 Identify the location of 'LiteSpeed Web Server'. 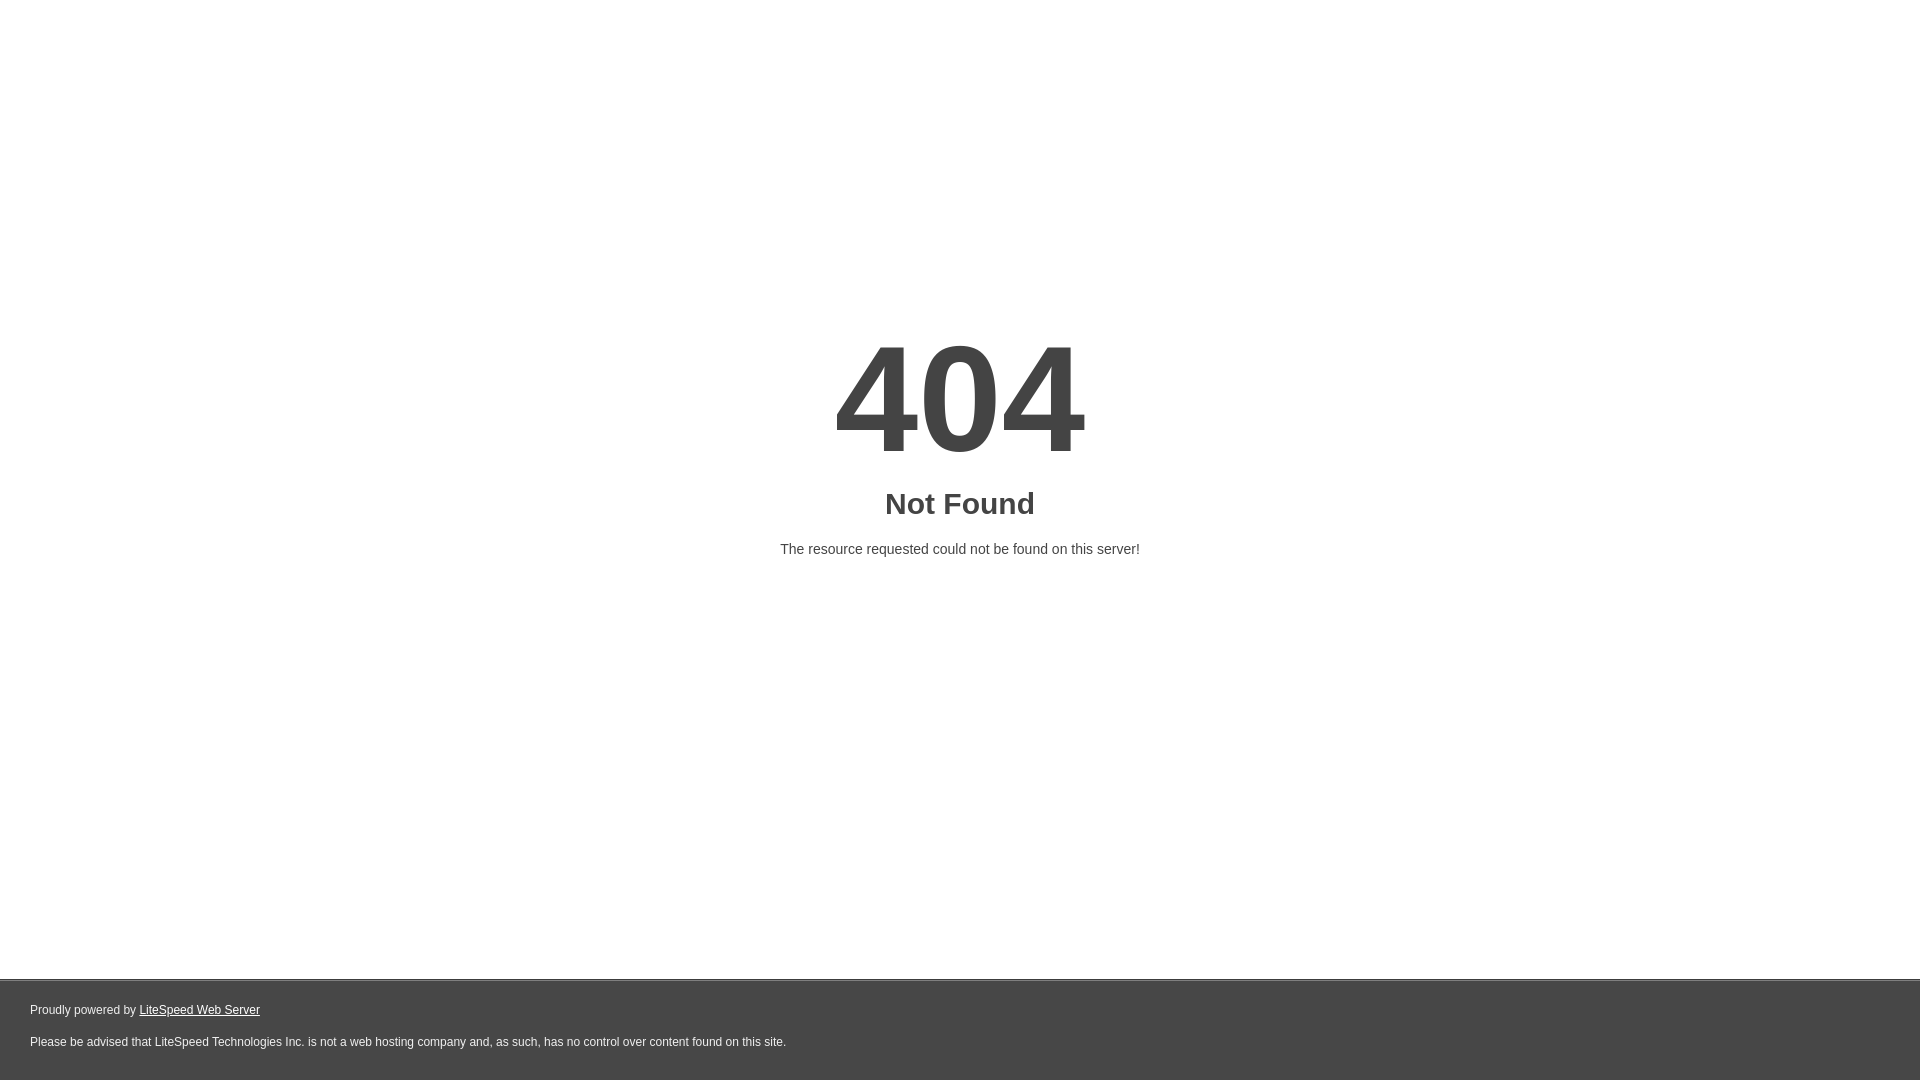
(199, 1010).